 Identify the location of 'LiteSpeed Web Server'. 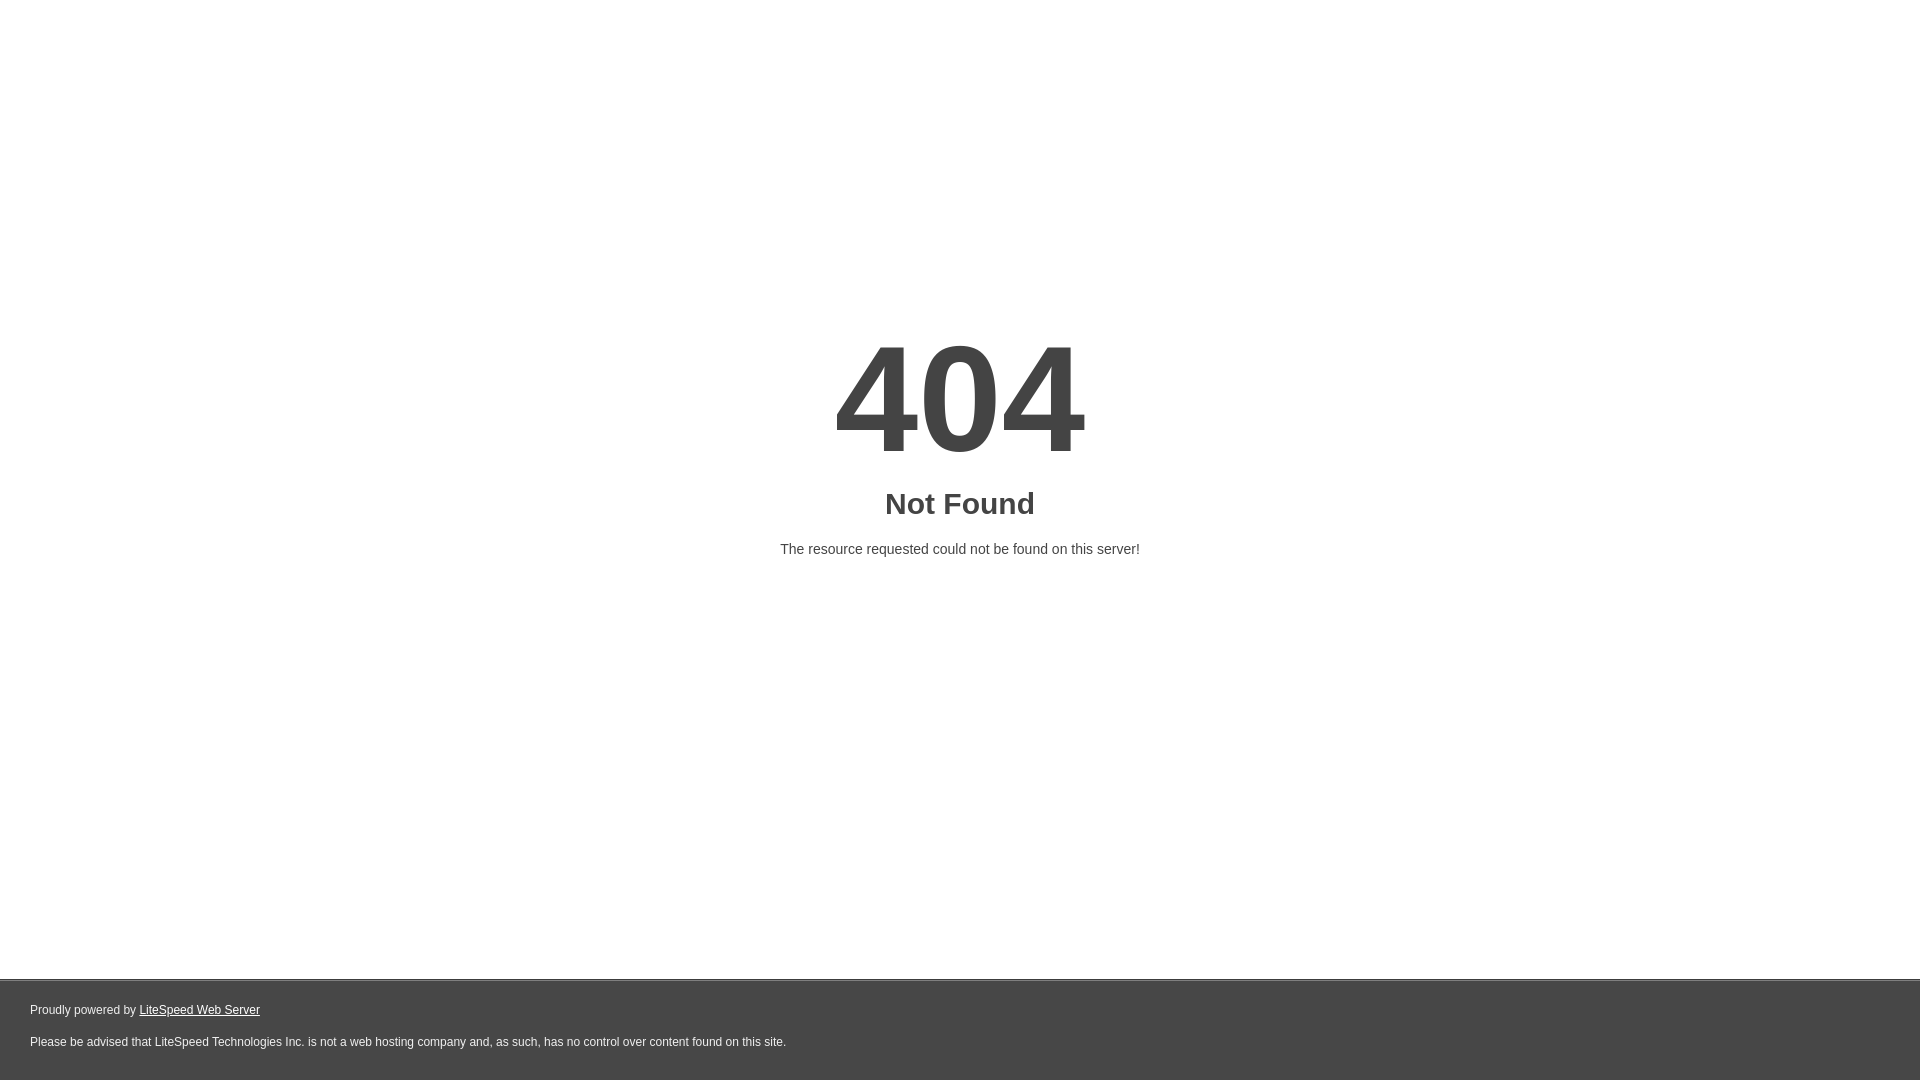
(199, 1010).